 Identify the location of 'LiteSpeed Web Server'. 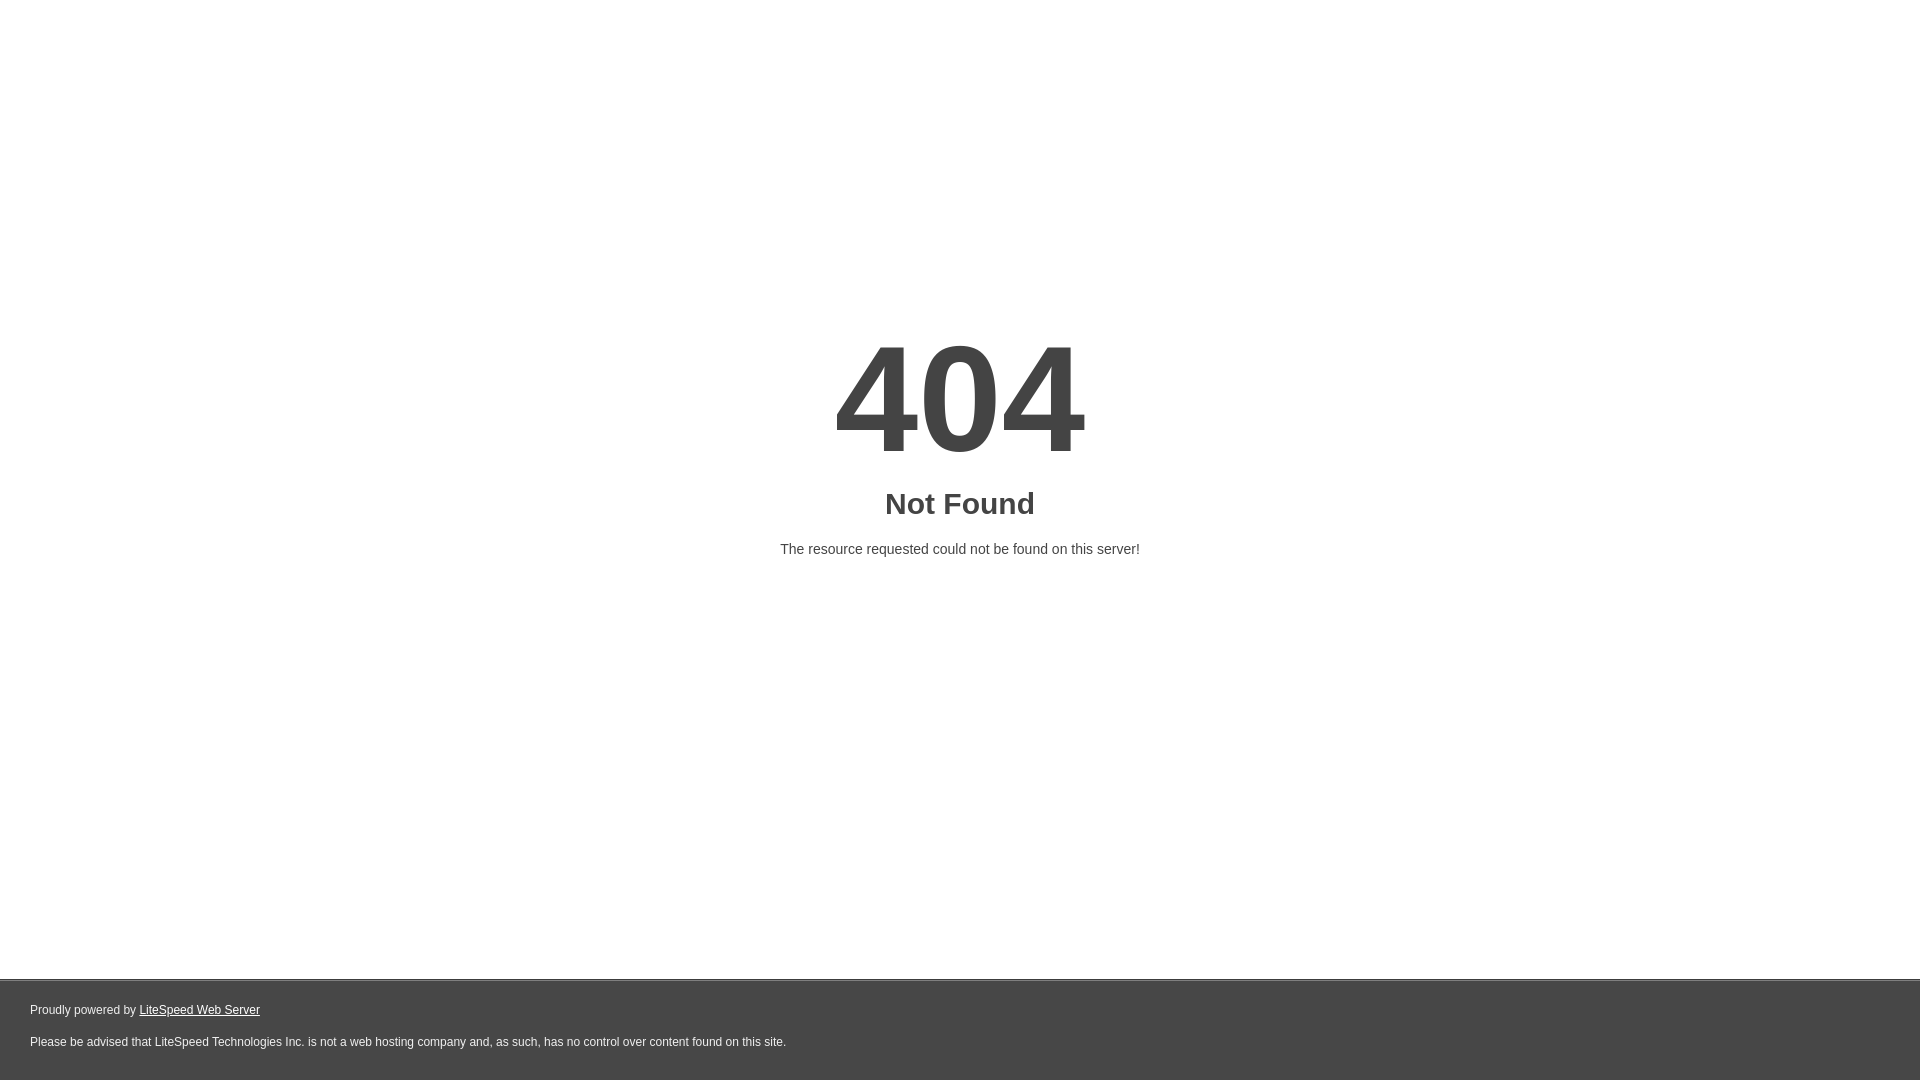
(199, 1010).